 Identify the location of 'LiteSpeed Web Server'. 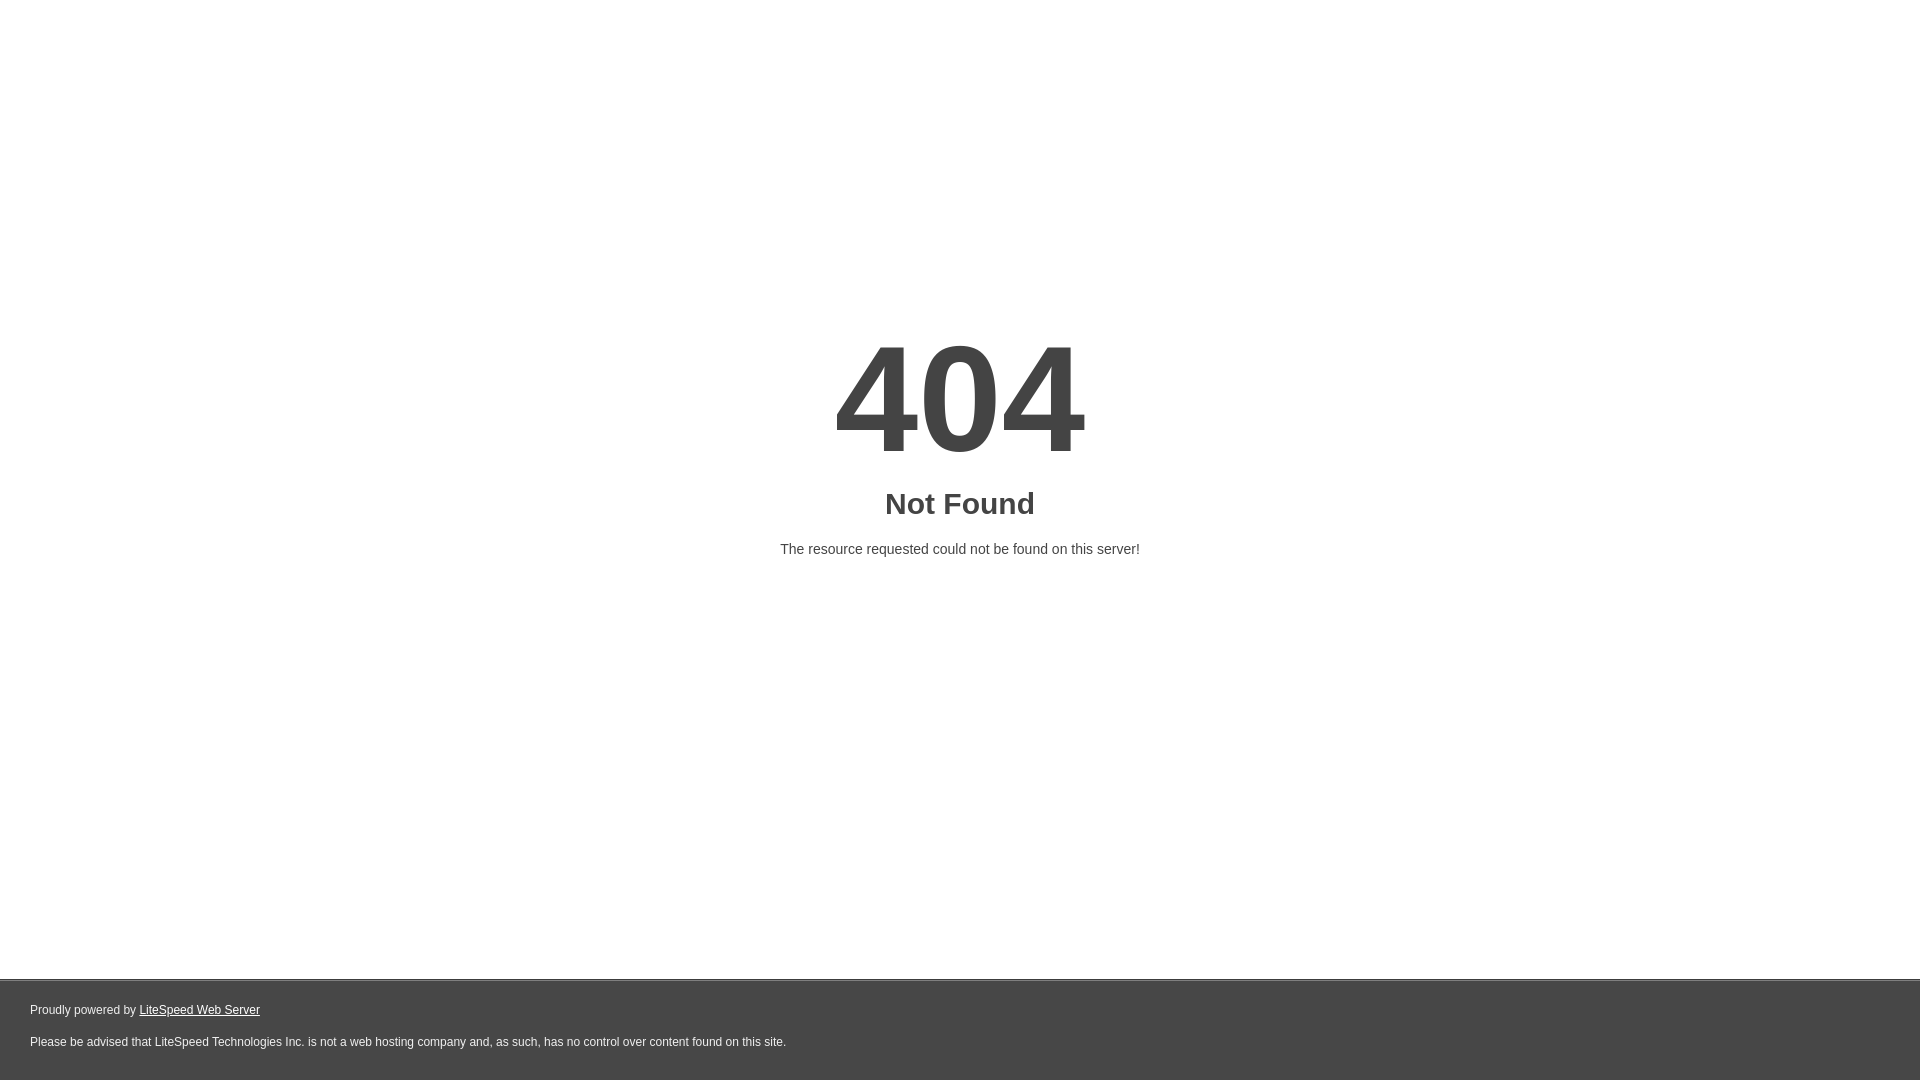
(199, 1010).